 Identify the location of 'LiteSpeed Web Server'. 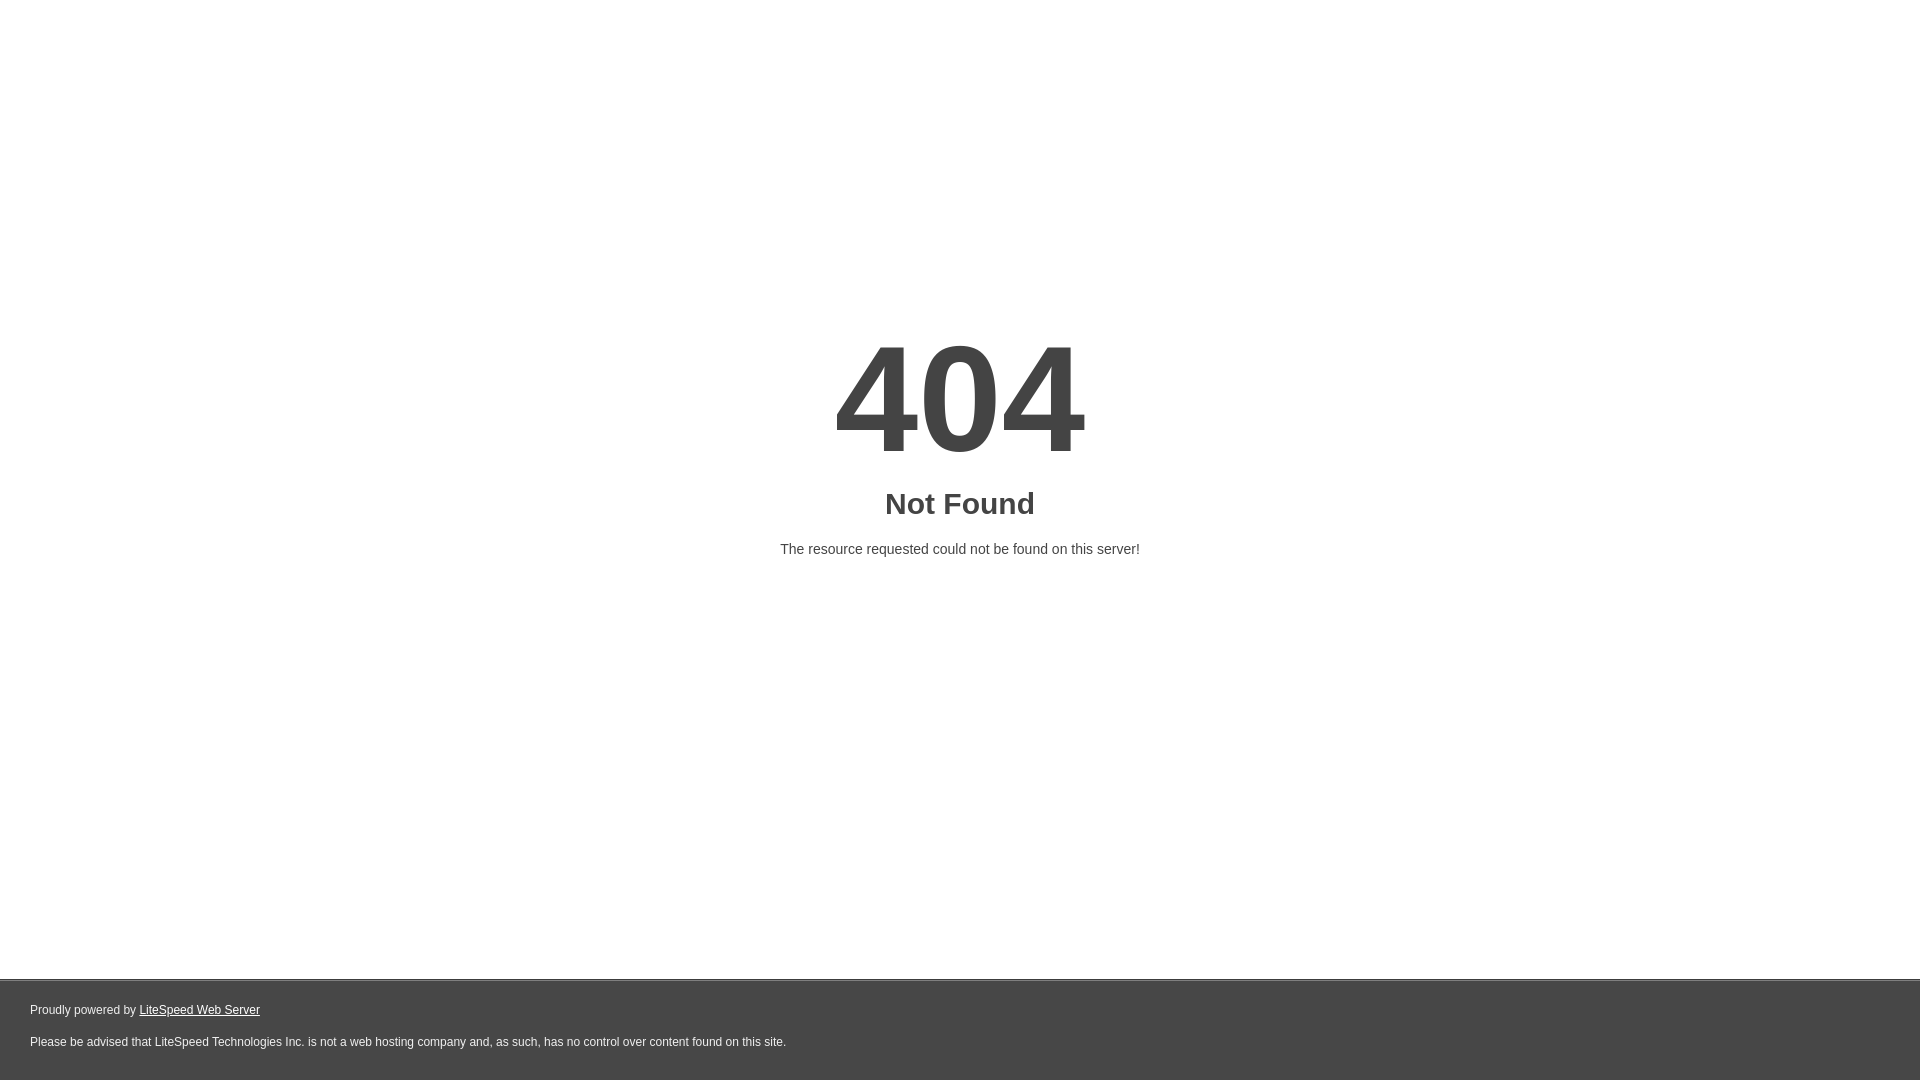
(199, 1010).